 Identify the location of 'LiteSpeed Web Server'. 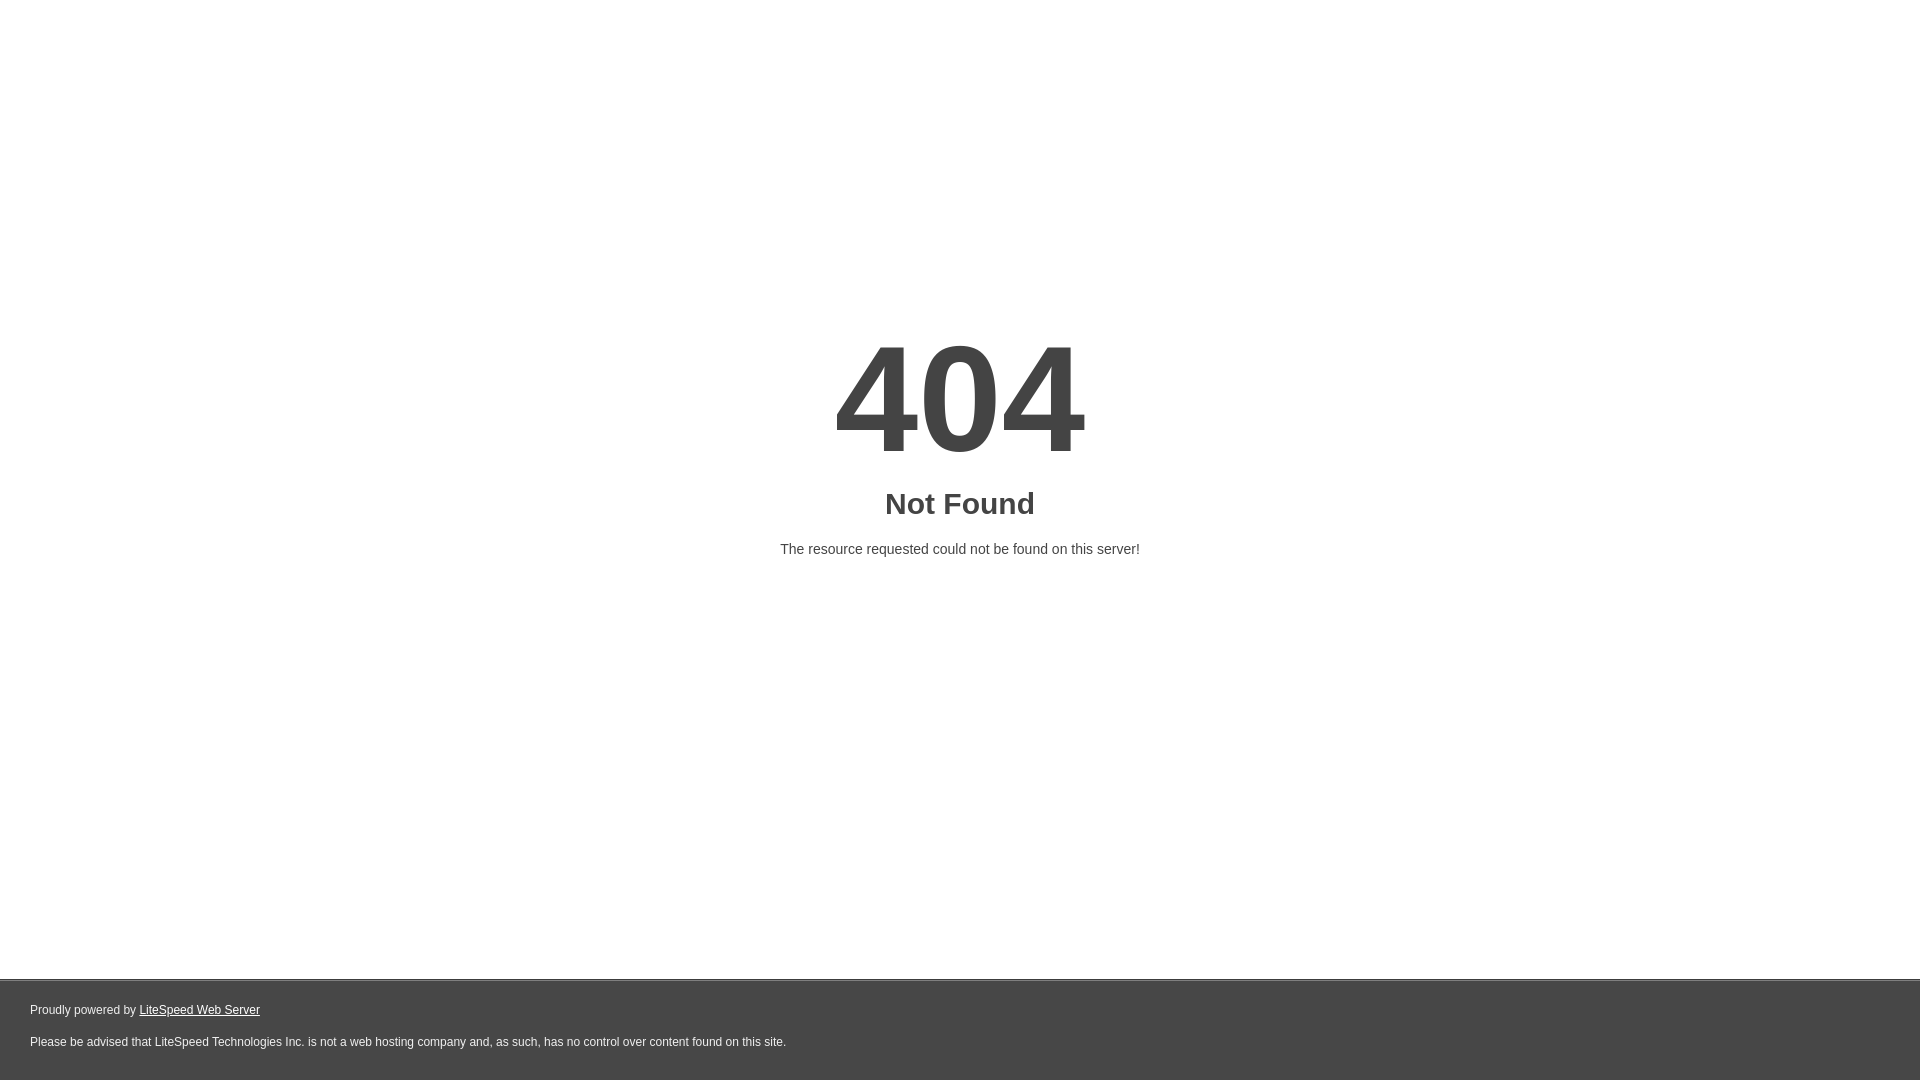
(199, 1010).